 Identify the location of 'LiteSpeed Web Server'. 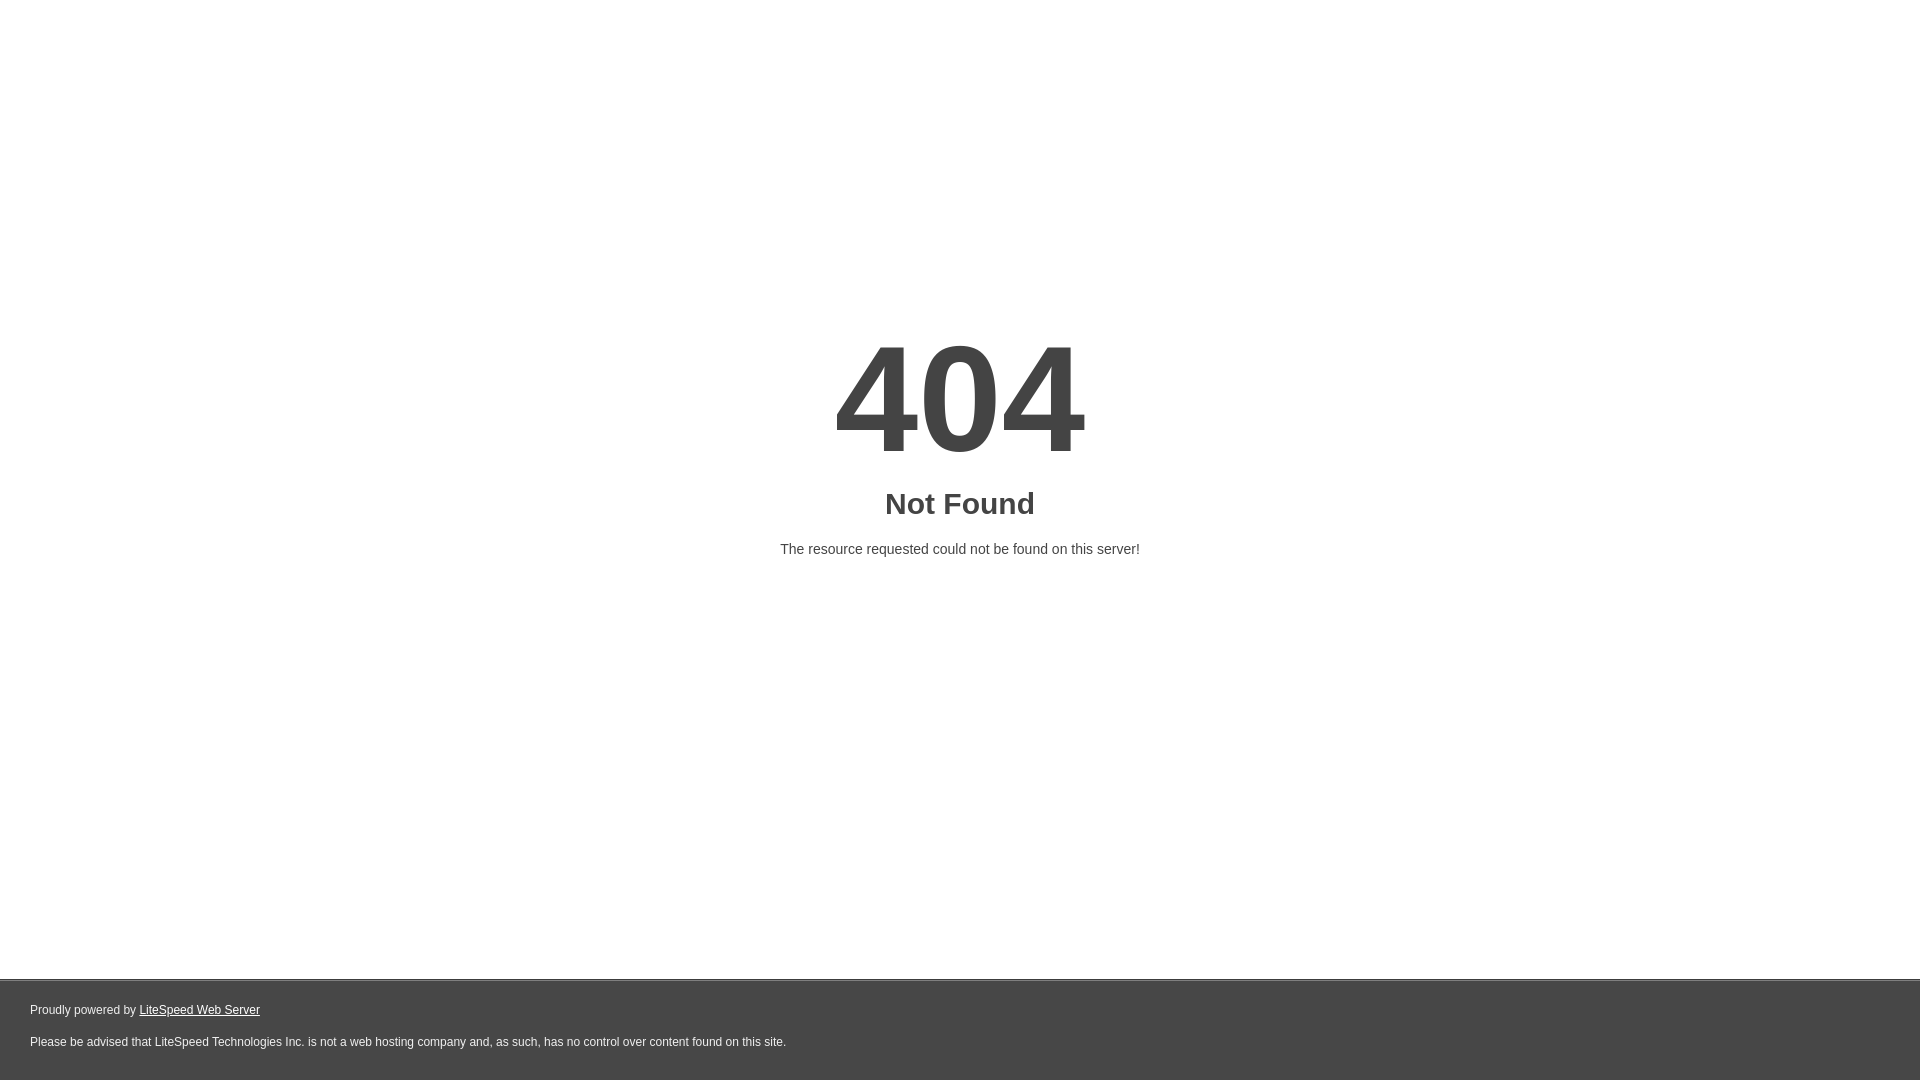
(199, 1010).